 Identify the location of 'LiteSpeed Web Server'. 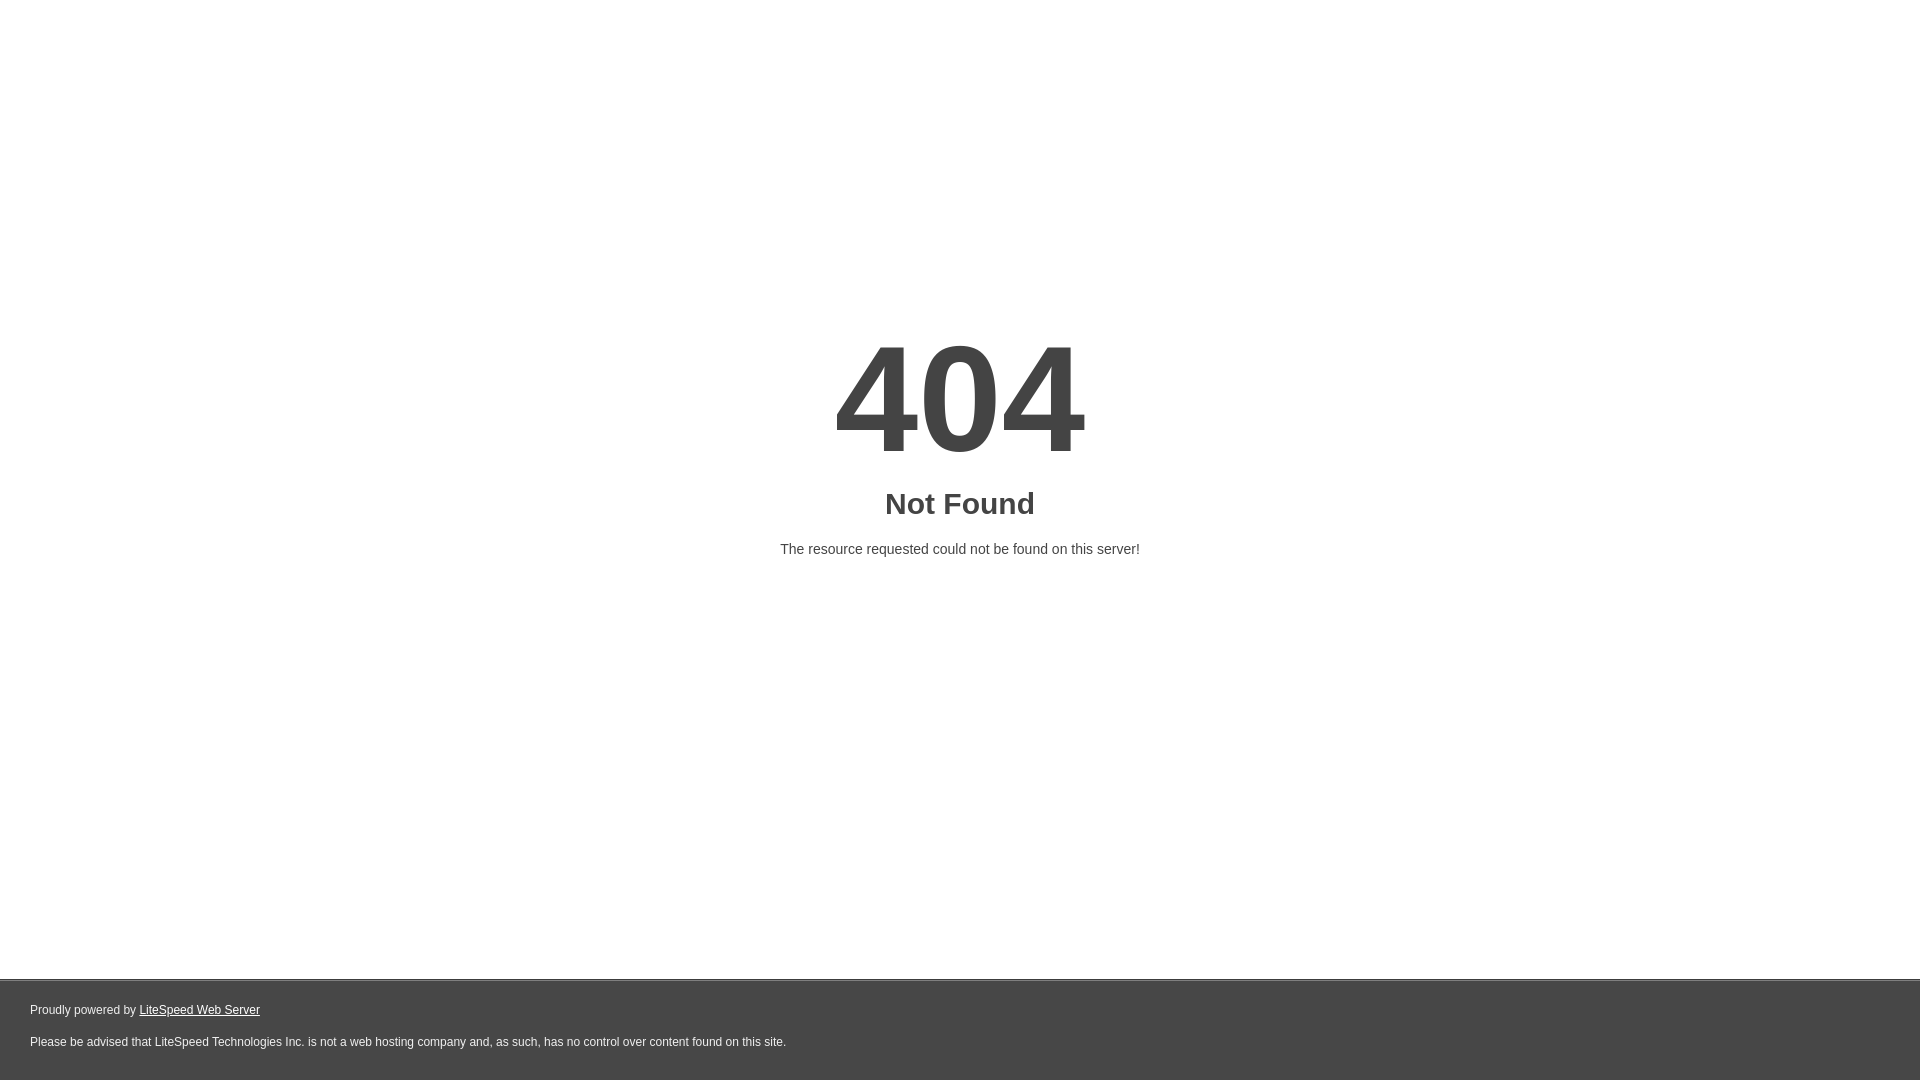
(199, 1010).